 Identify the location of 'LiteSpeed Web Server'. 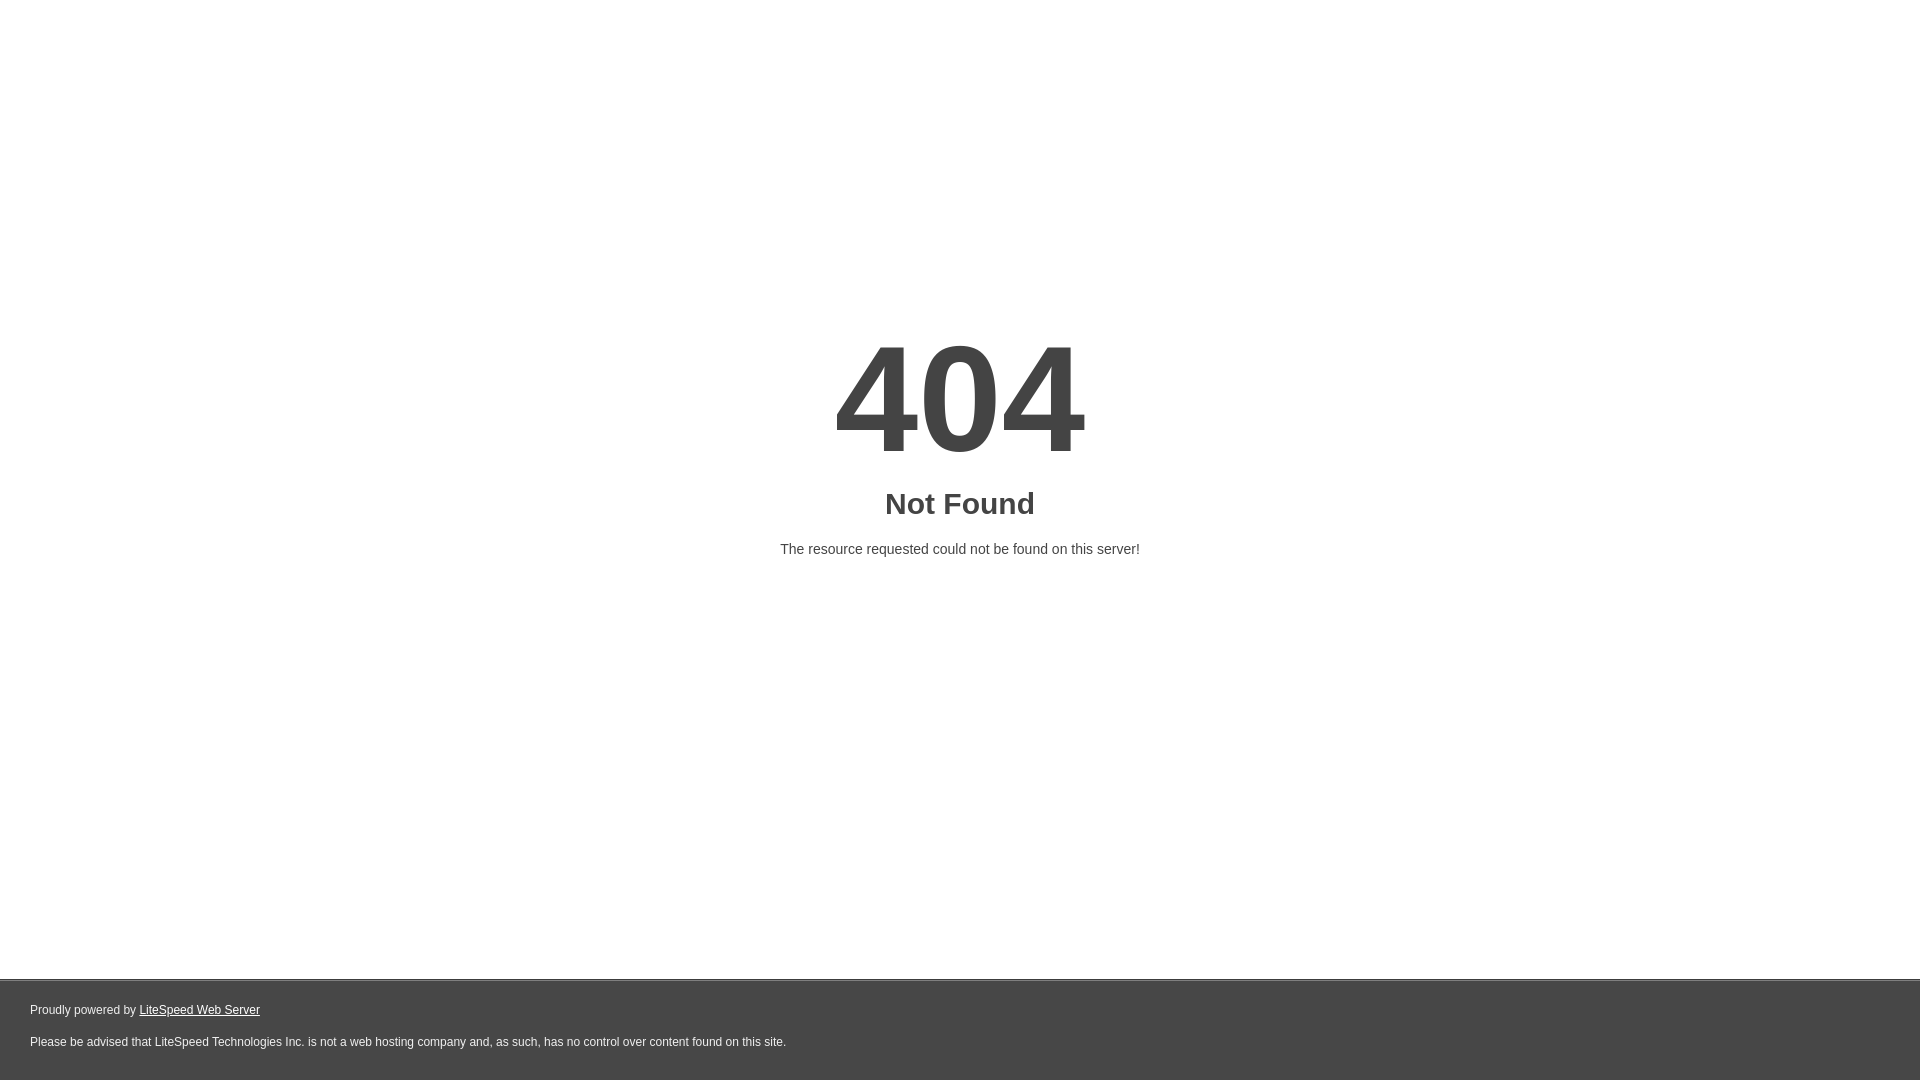
(199, 1010).